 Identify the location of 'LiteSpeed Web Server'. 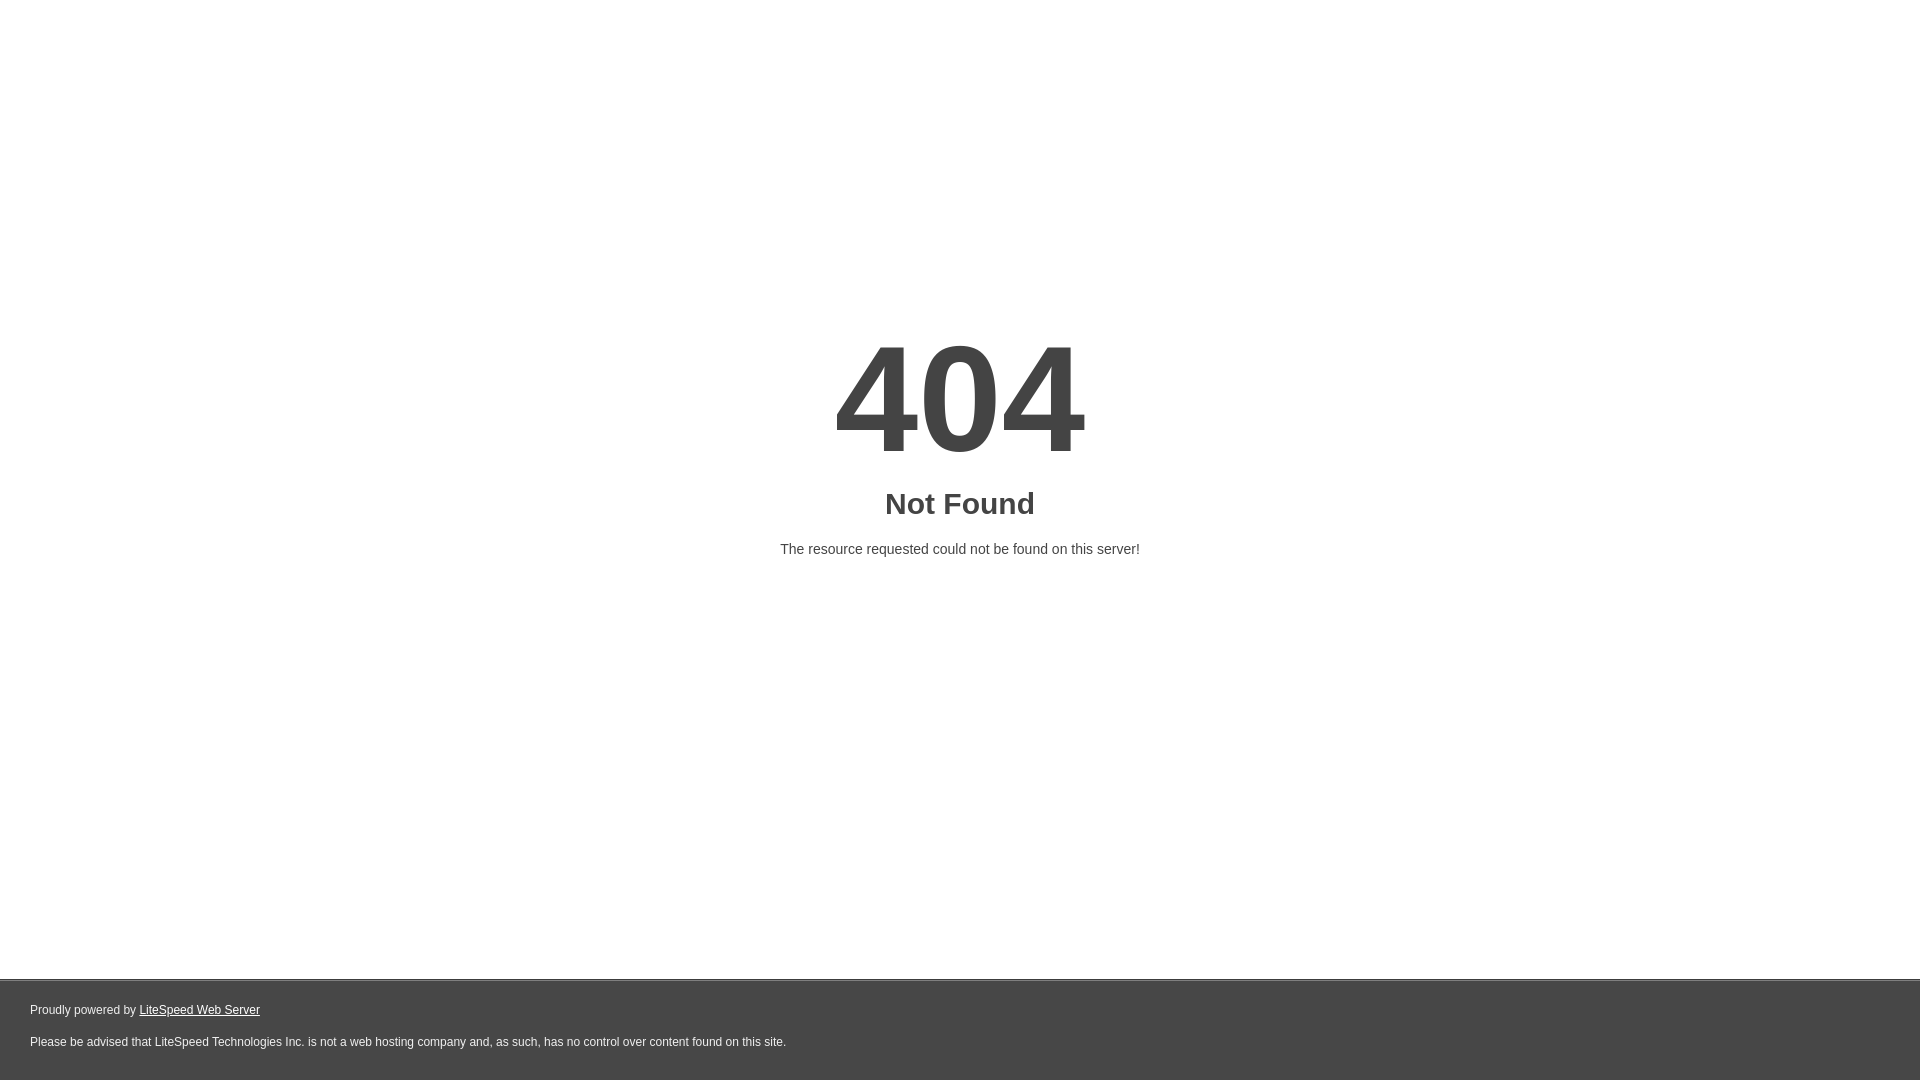
(199, 1010).